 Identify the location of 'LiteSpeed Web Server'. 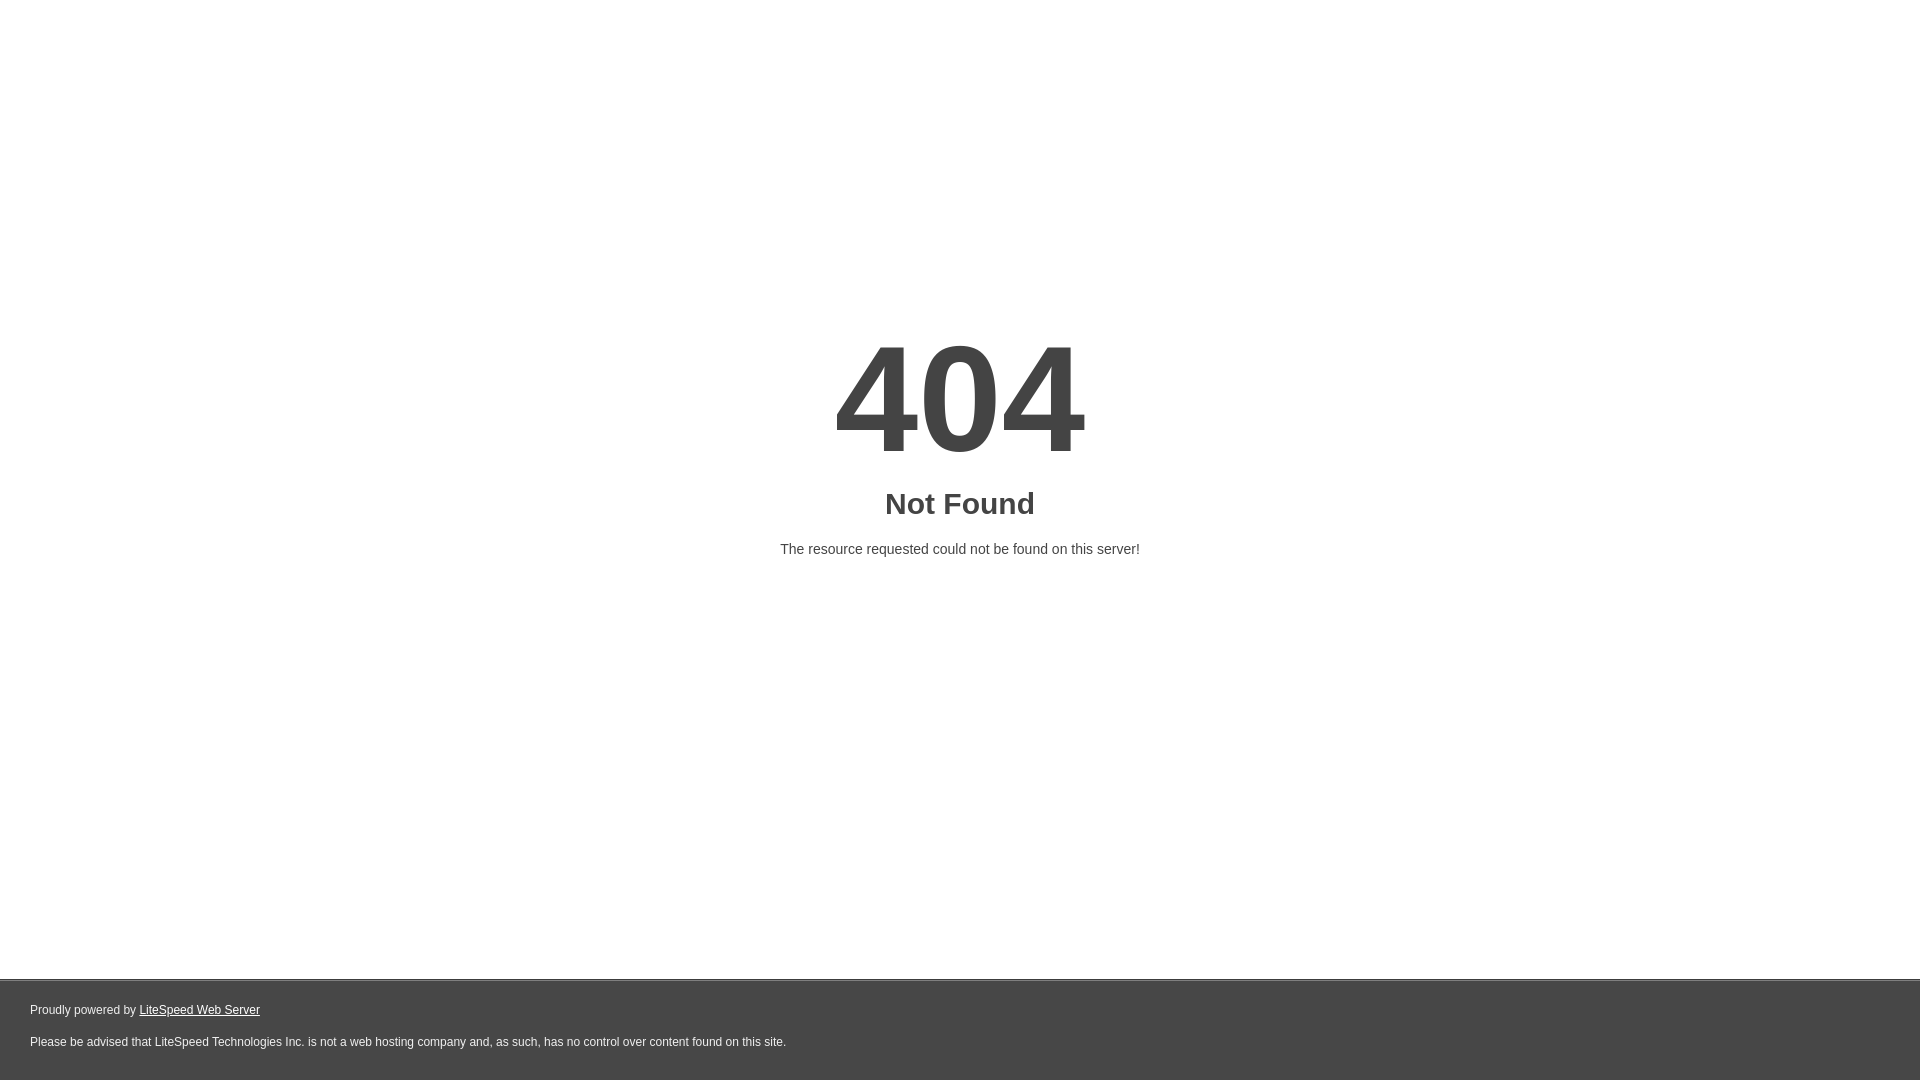
(199, 1010).